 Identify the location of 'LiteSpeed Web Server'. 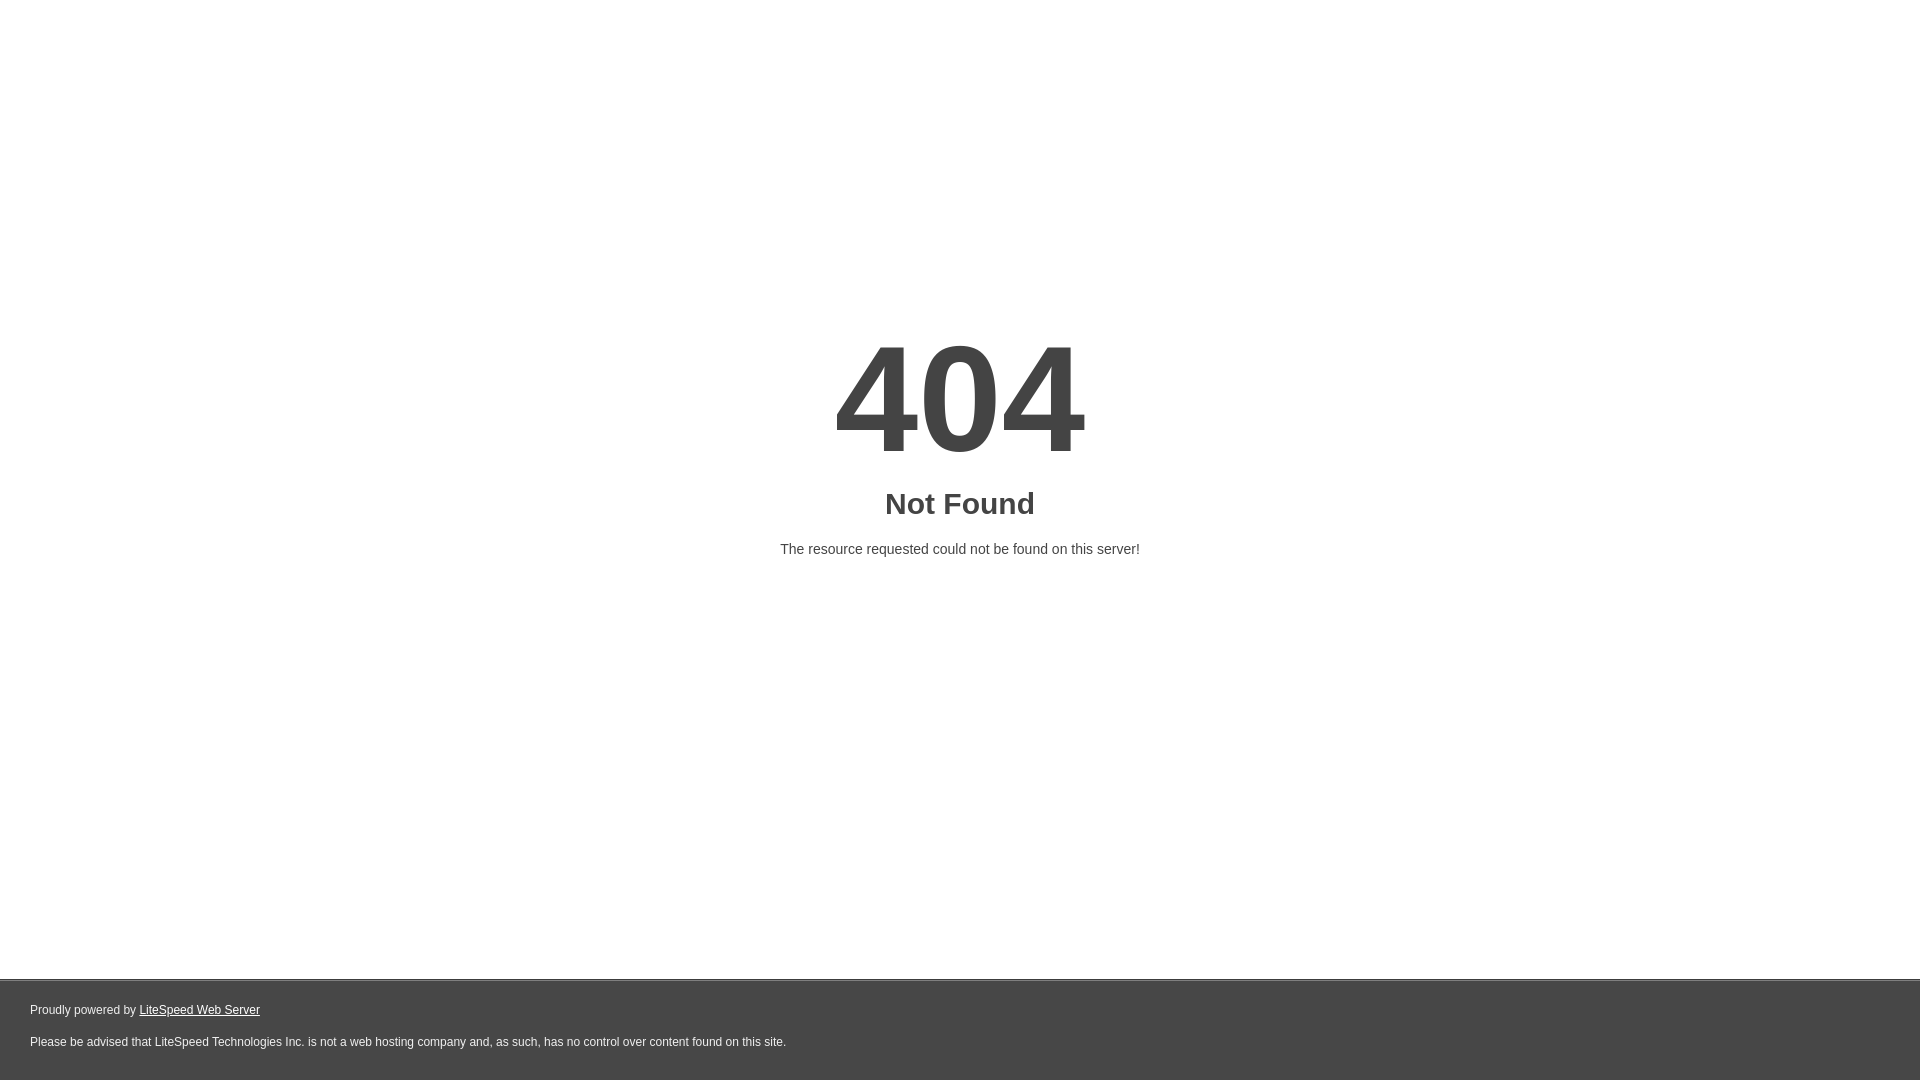
(199, 1010).